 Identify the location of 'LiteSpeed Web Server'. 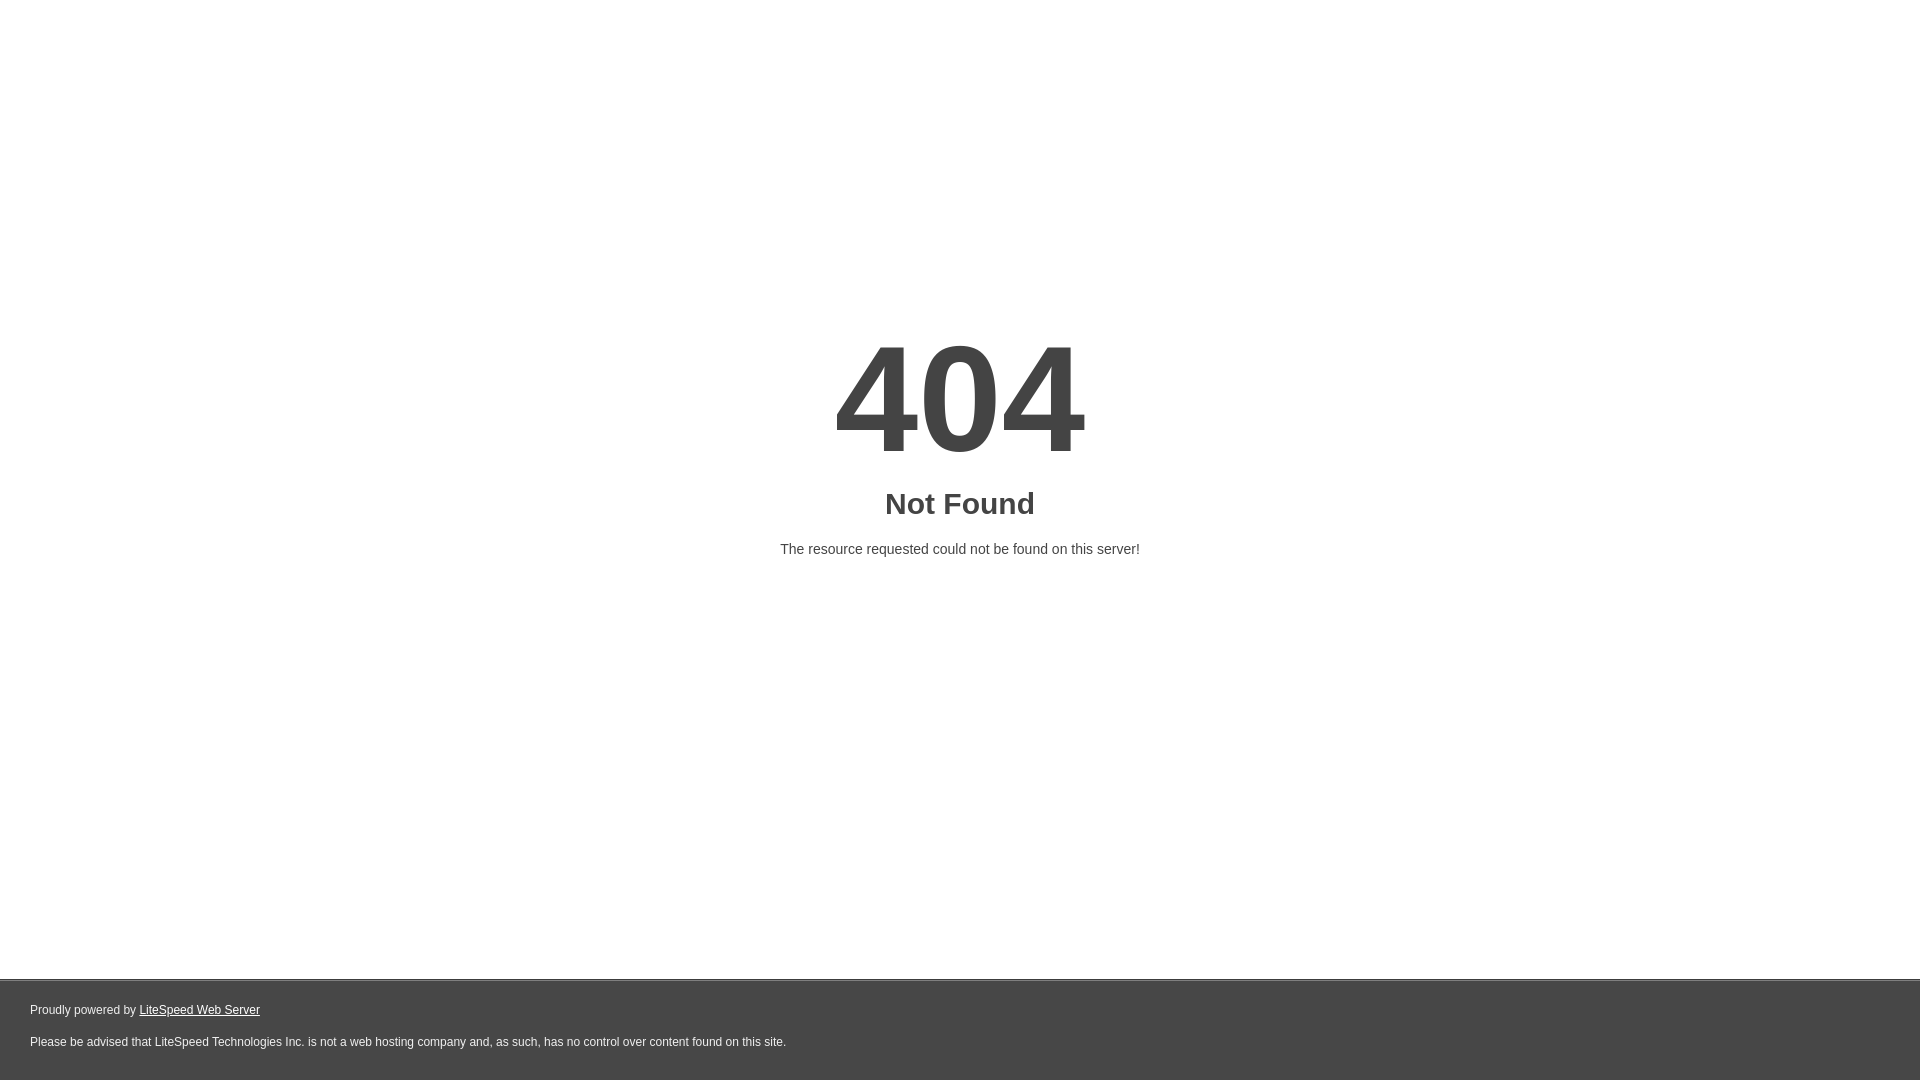
(199, 1010).